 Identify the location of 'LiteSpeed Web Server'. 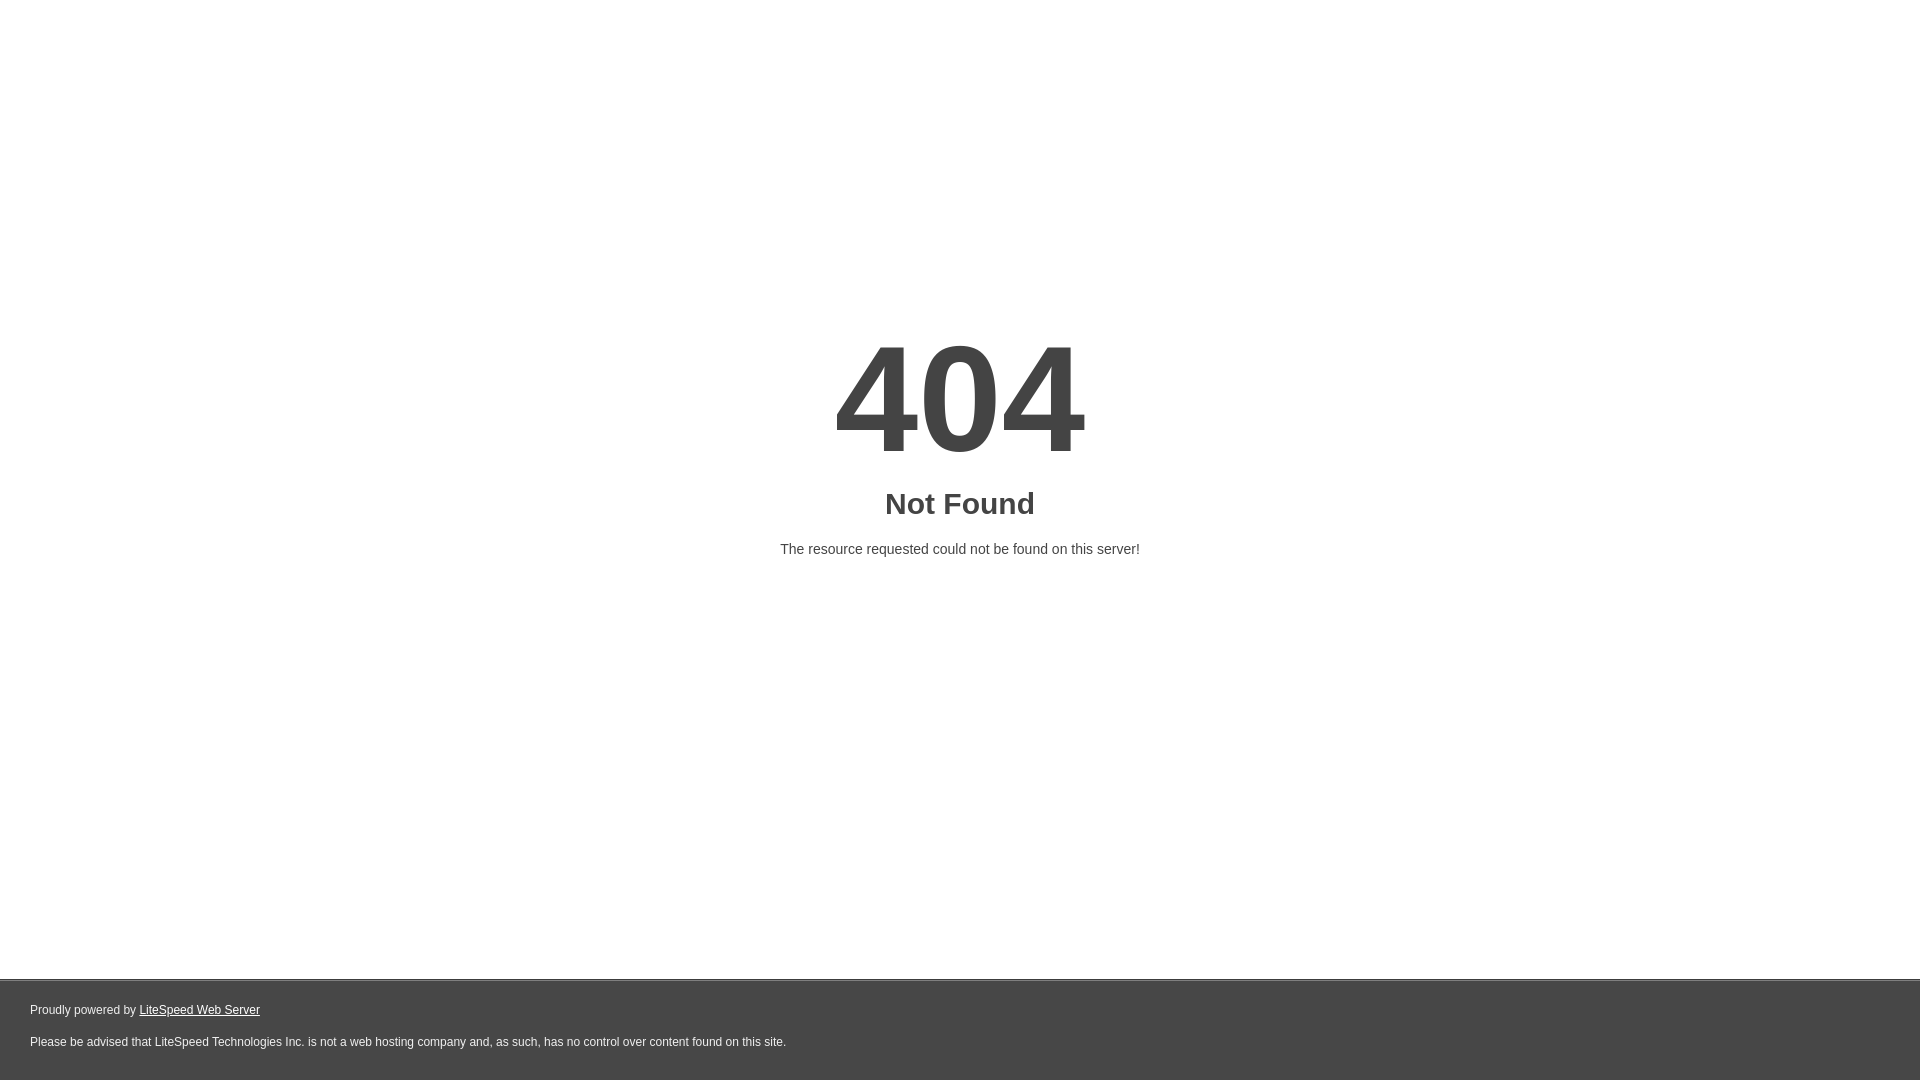
(199, 1010).